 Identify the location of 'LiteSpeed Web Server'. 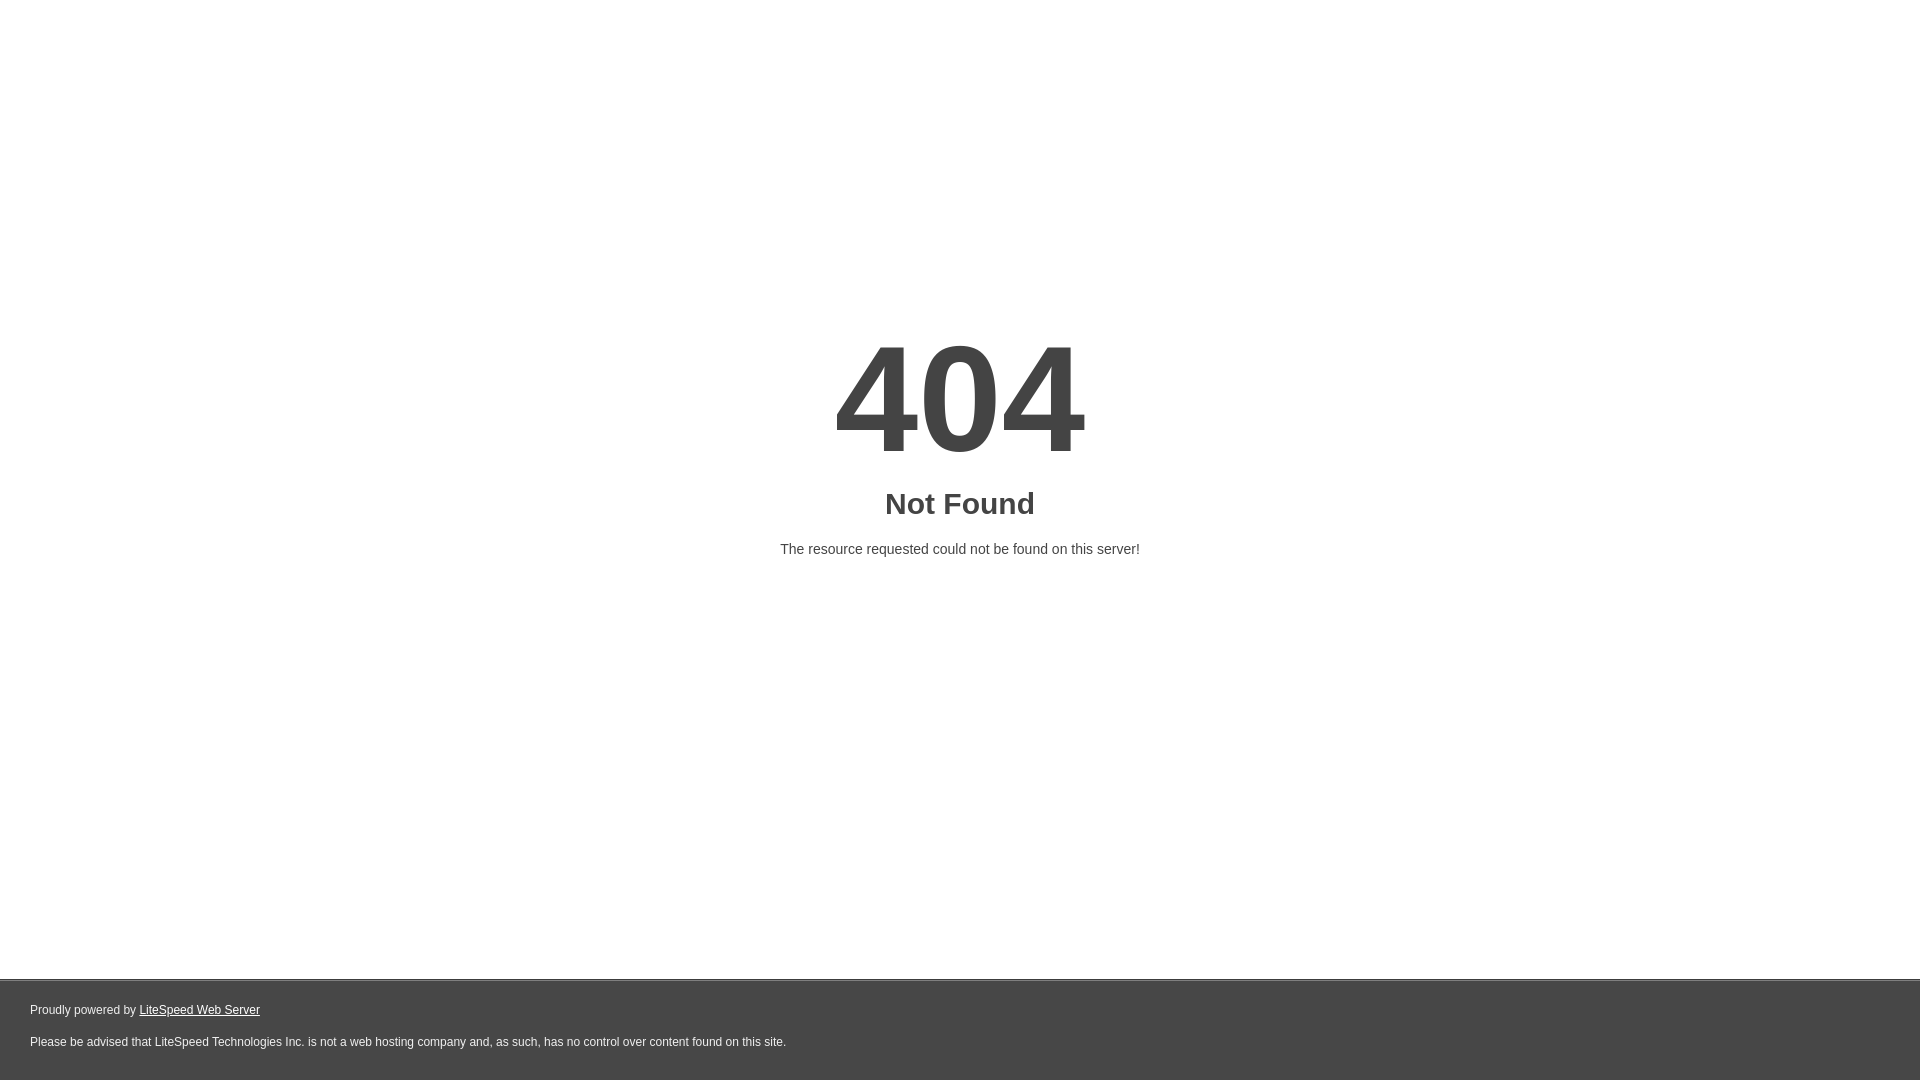
(199, 1010).